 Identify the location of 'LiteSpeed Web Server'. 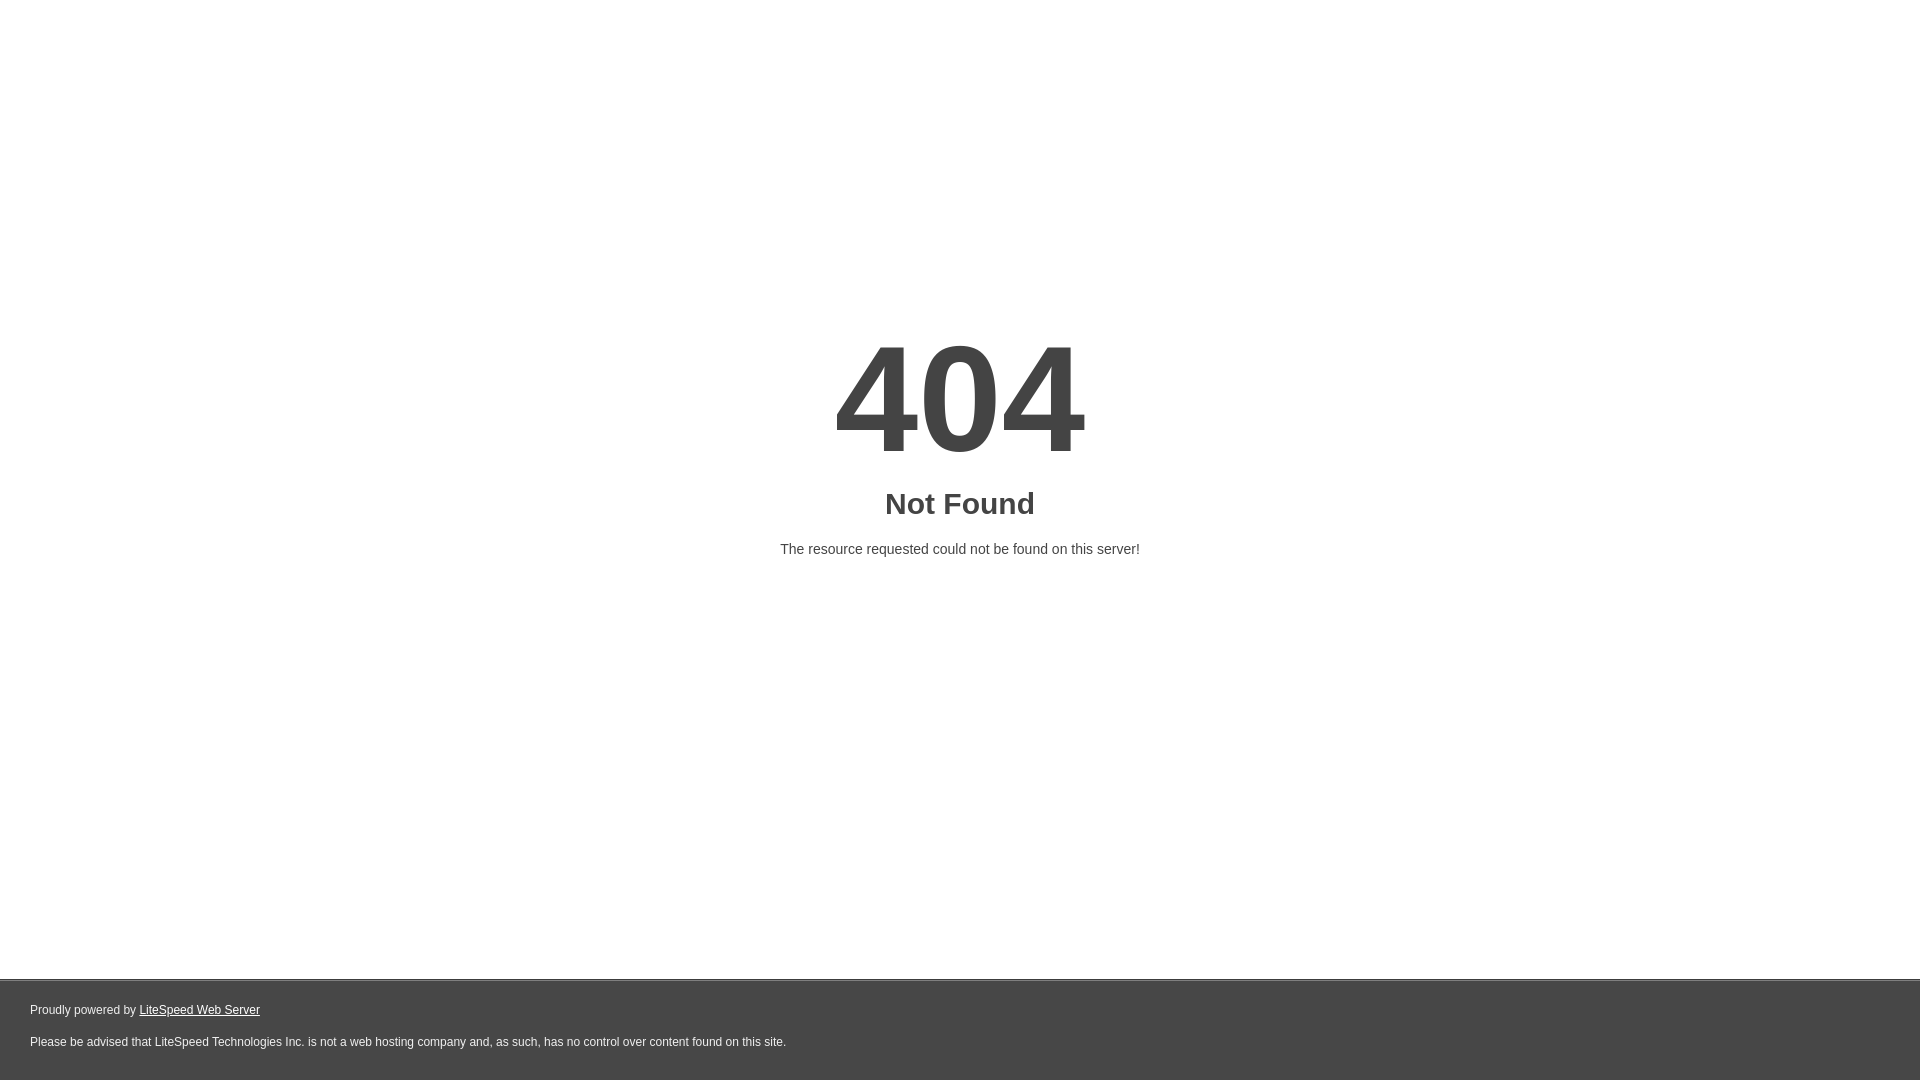
(199, 1010).